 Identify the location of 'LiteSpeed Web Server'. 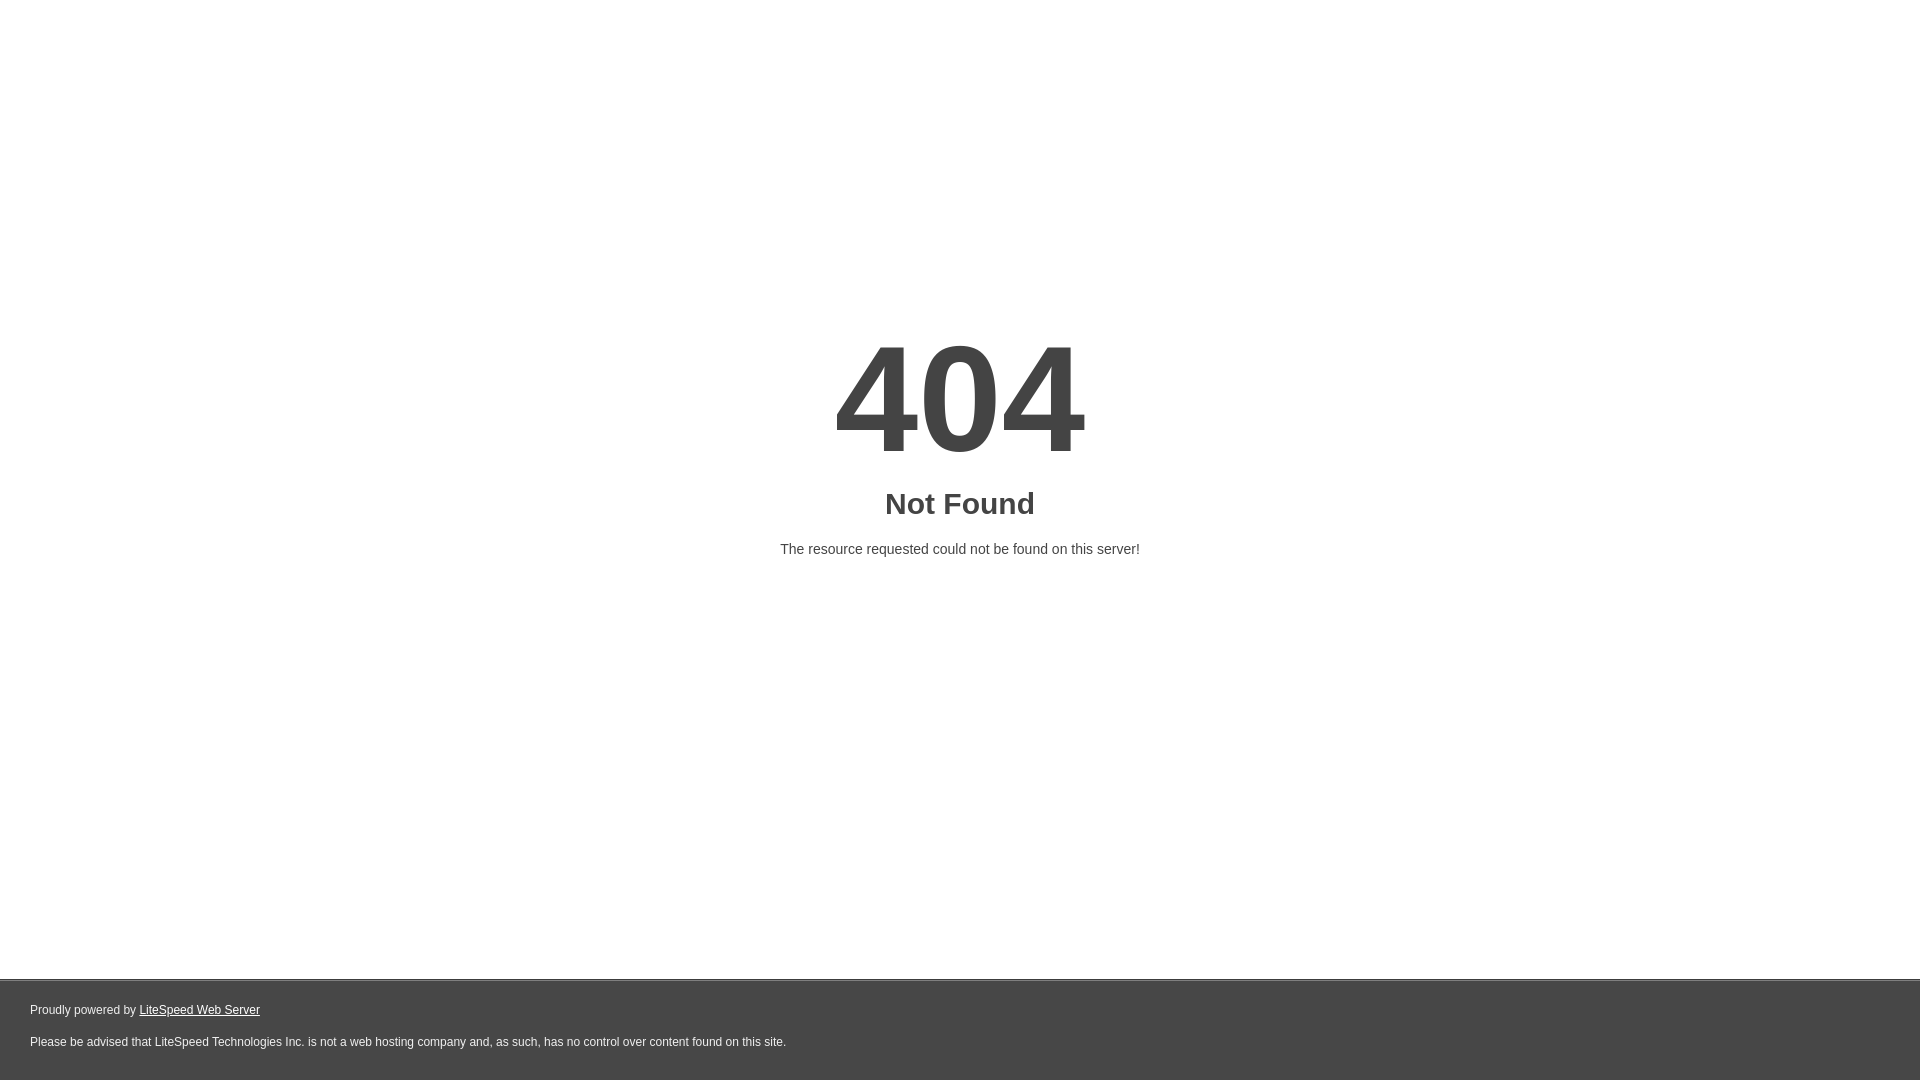
(199, 1010).